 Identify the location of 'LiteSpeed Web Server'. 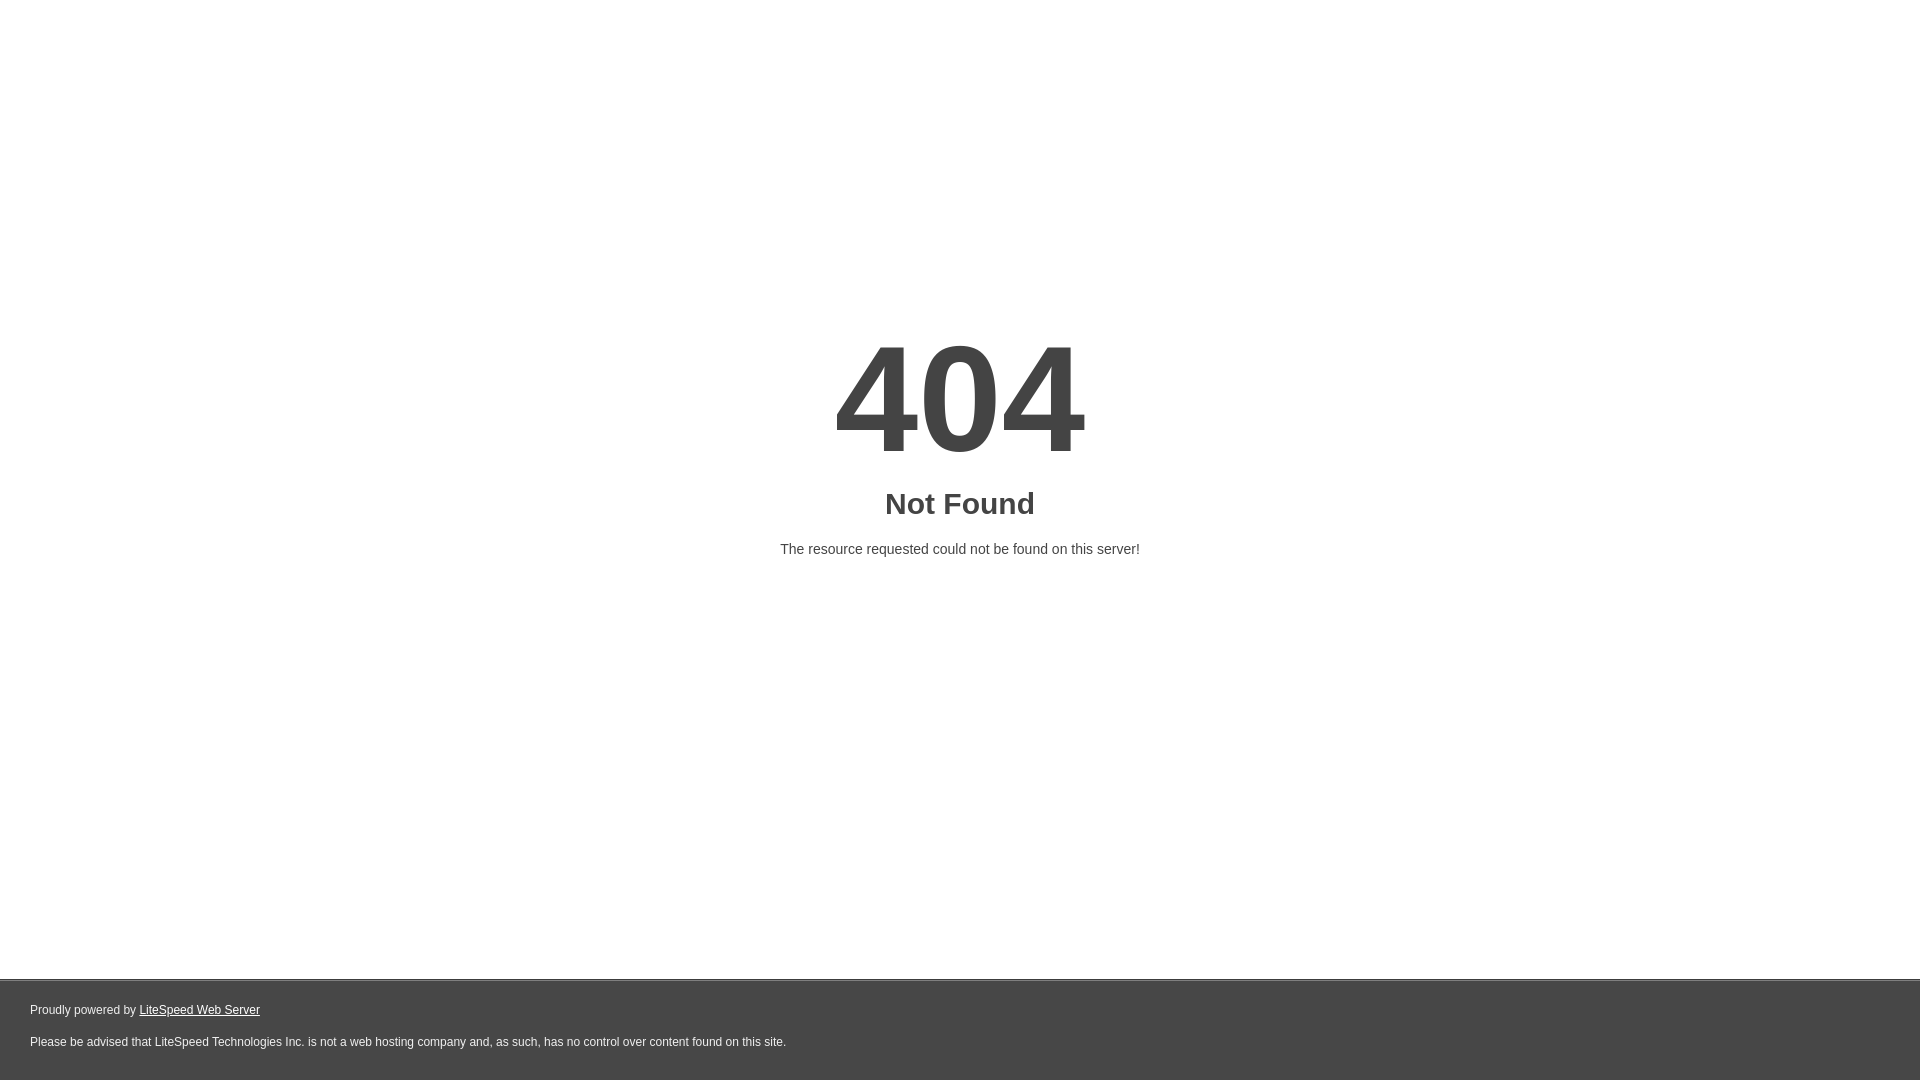
(199, 1010).